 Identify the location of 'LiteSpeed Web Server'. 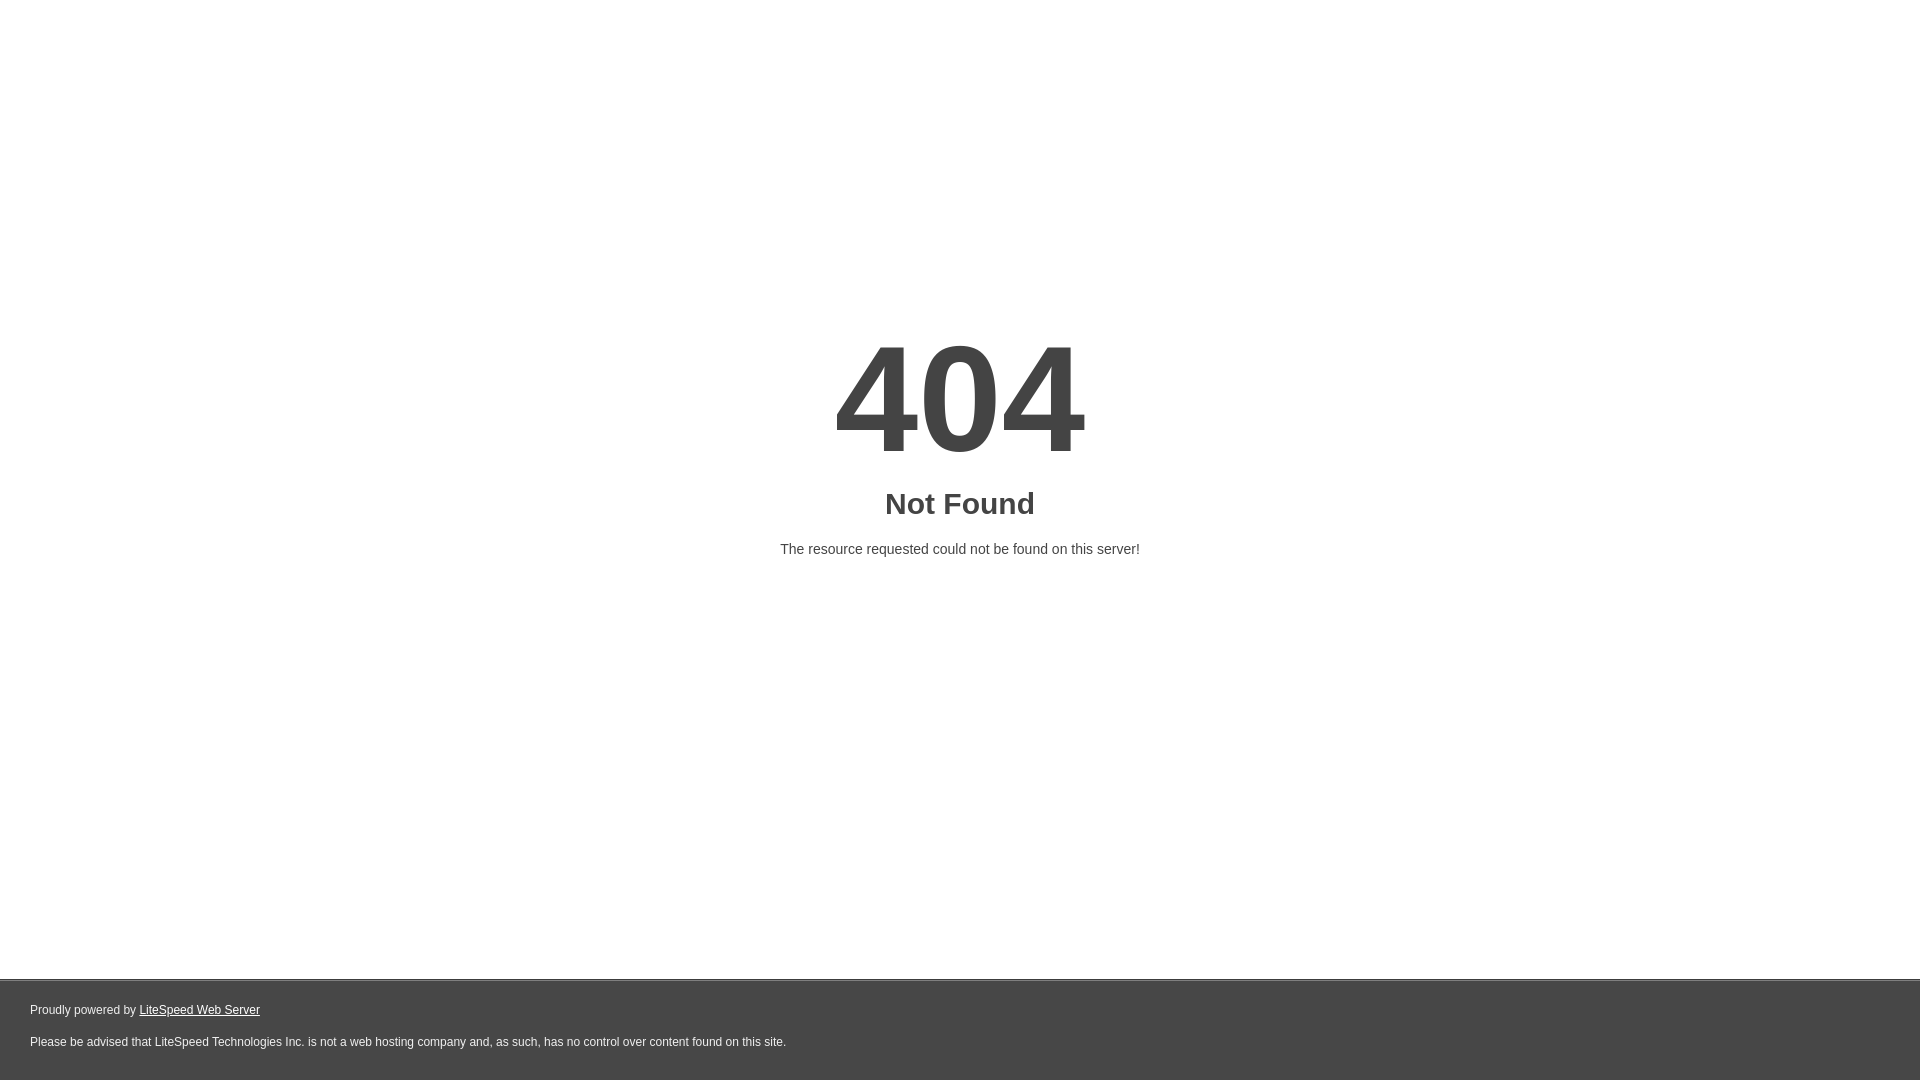
(199, 1010).